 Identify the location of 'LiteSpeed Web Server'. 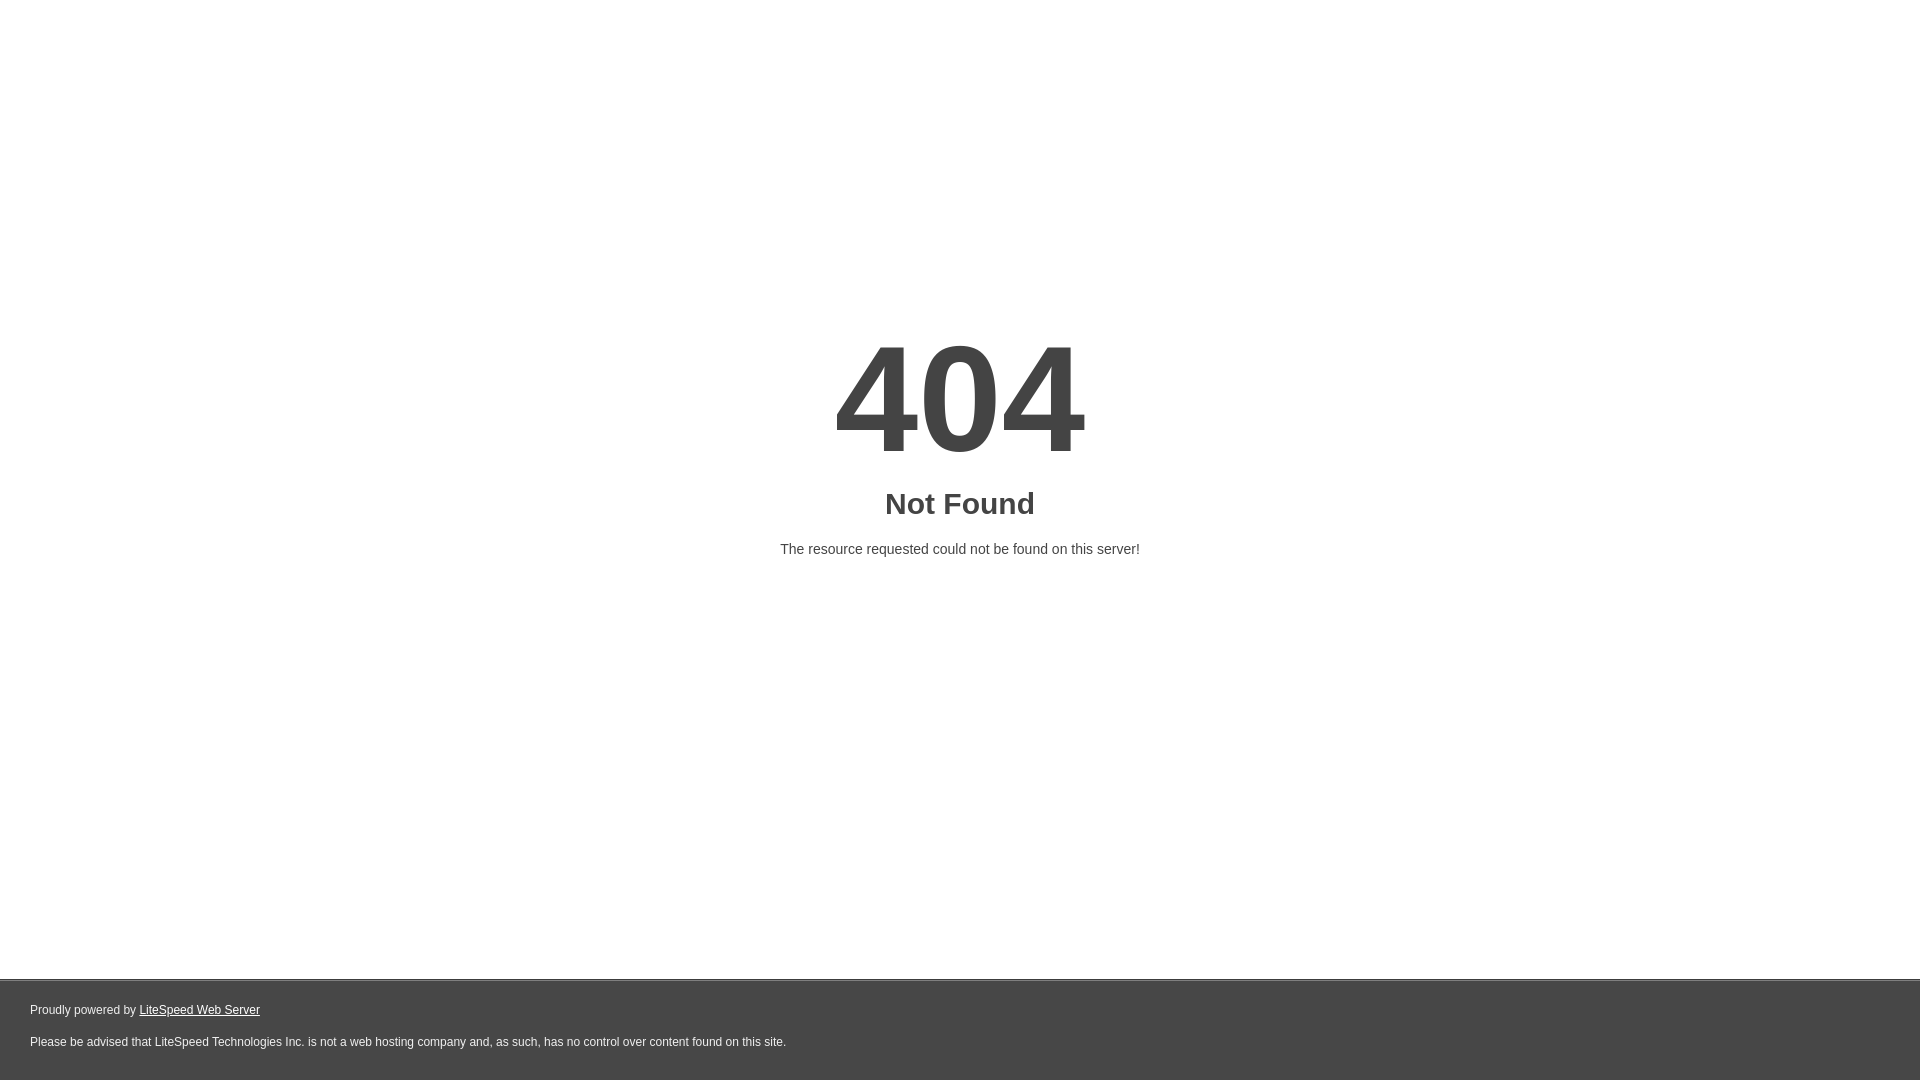
(199, 1010).